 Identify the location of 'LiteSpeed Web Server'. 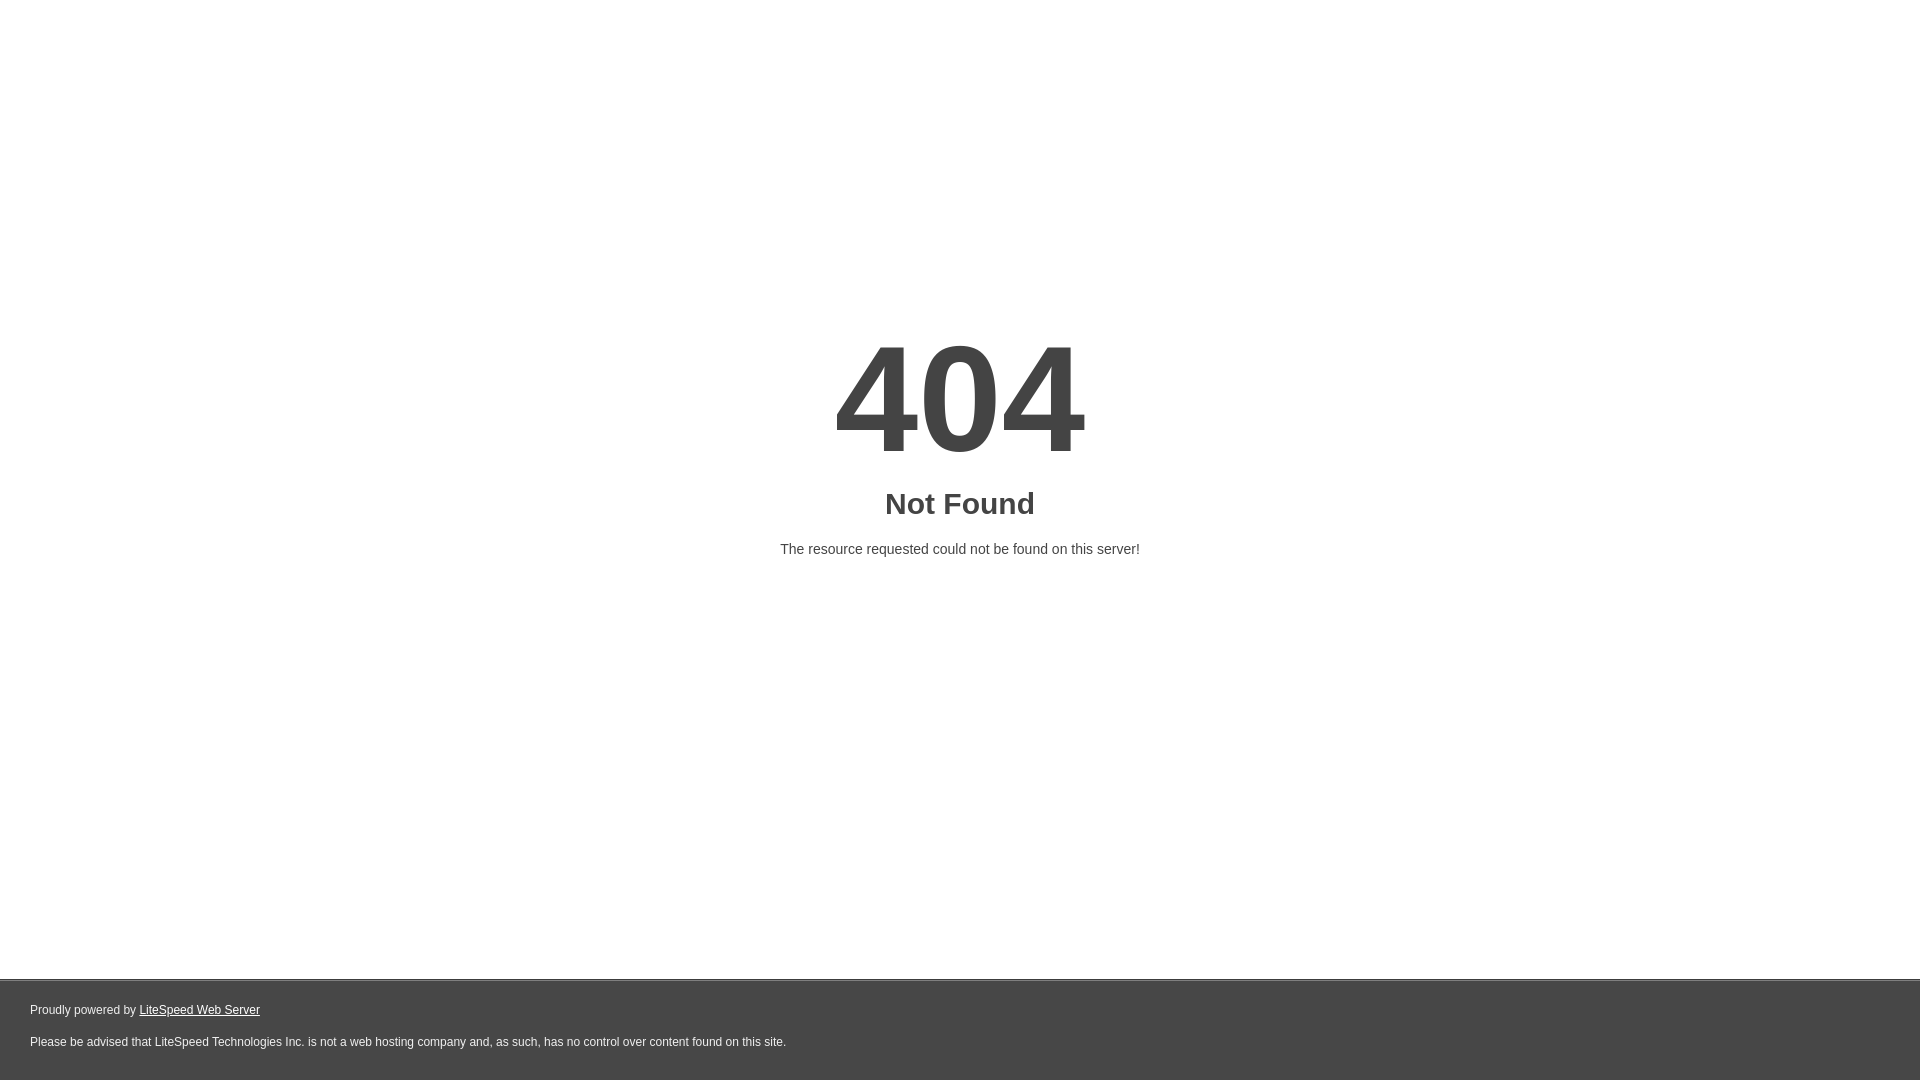
(199, 1010).